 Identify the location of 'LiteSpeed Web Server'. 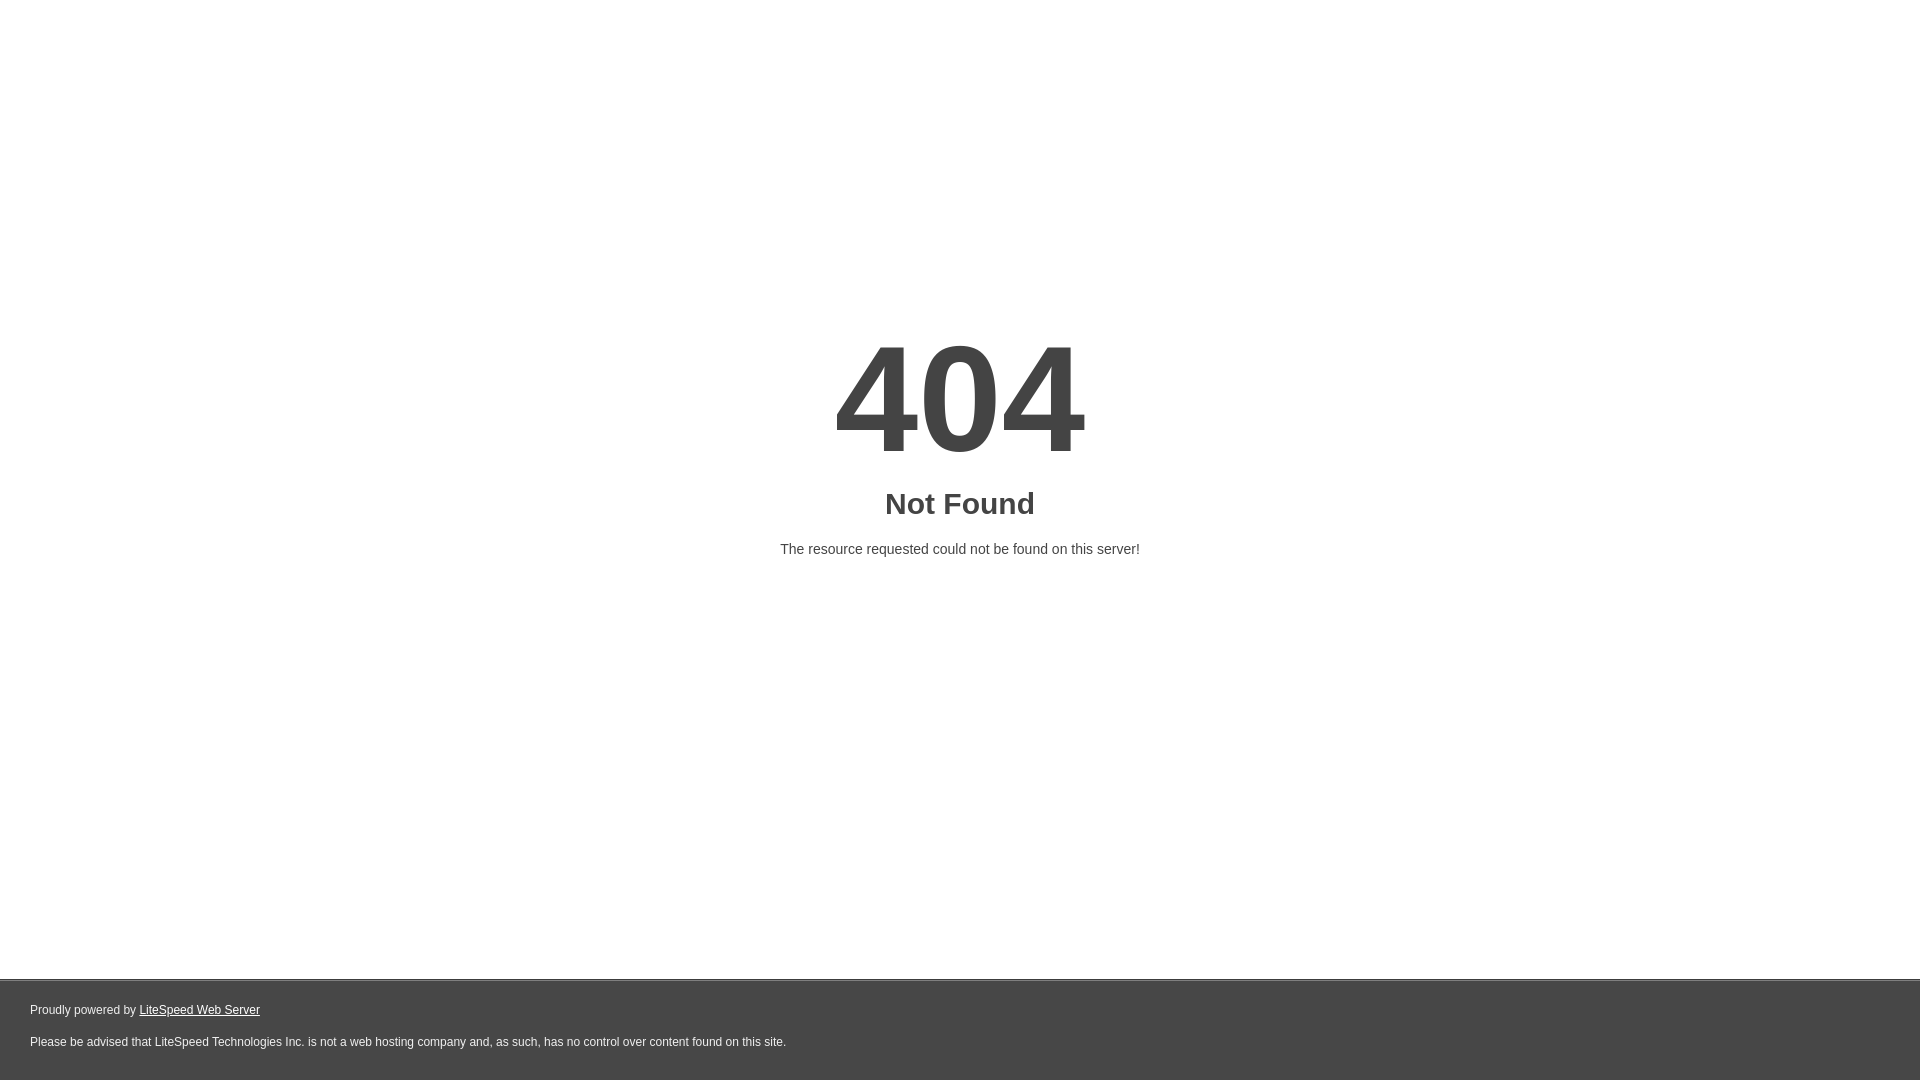
(199, 1010).